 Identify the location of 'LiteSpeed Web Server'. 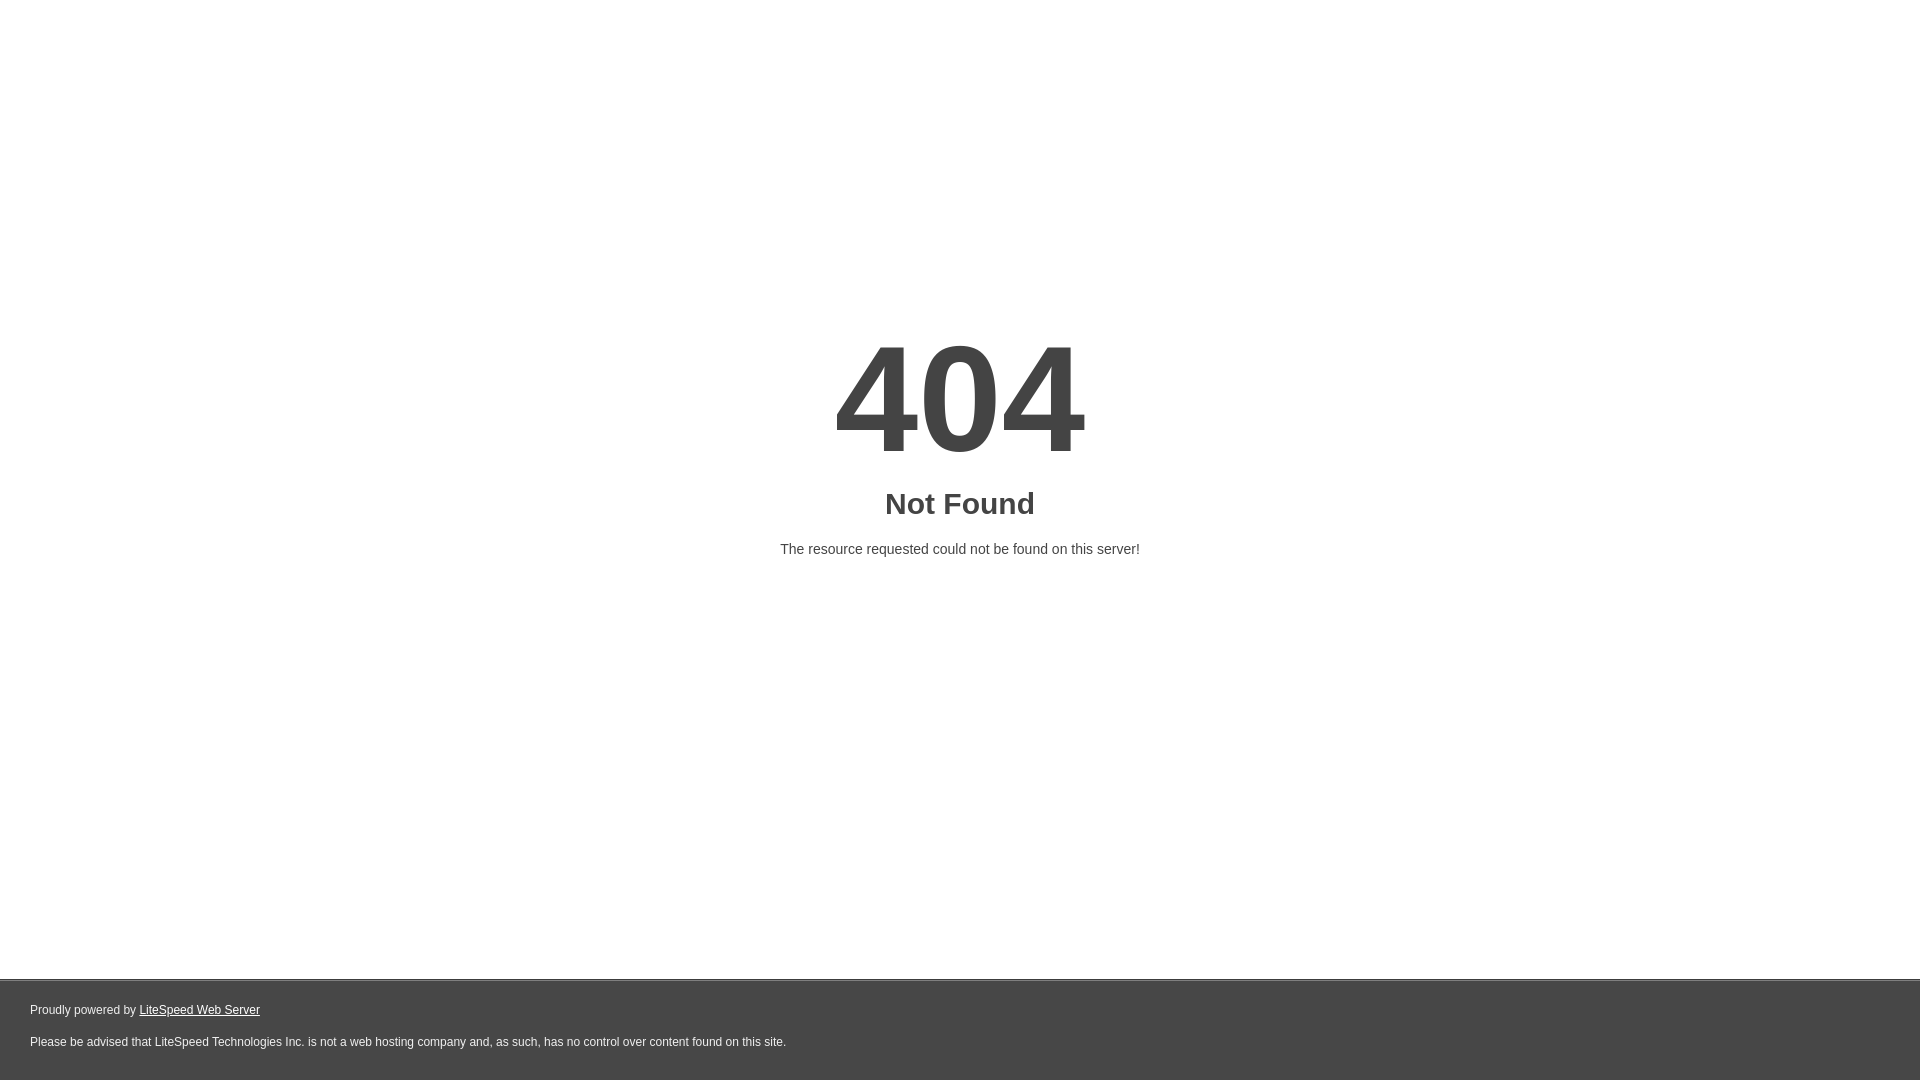
(199, 1010).